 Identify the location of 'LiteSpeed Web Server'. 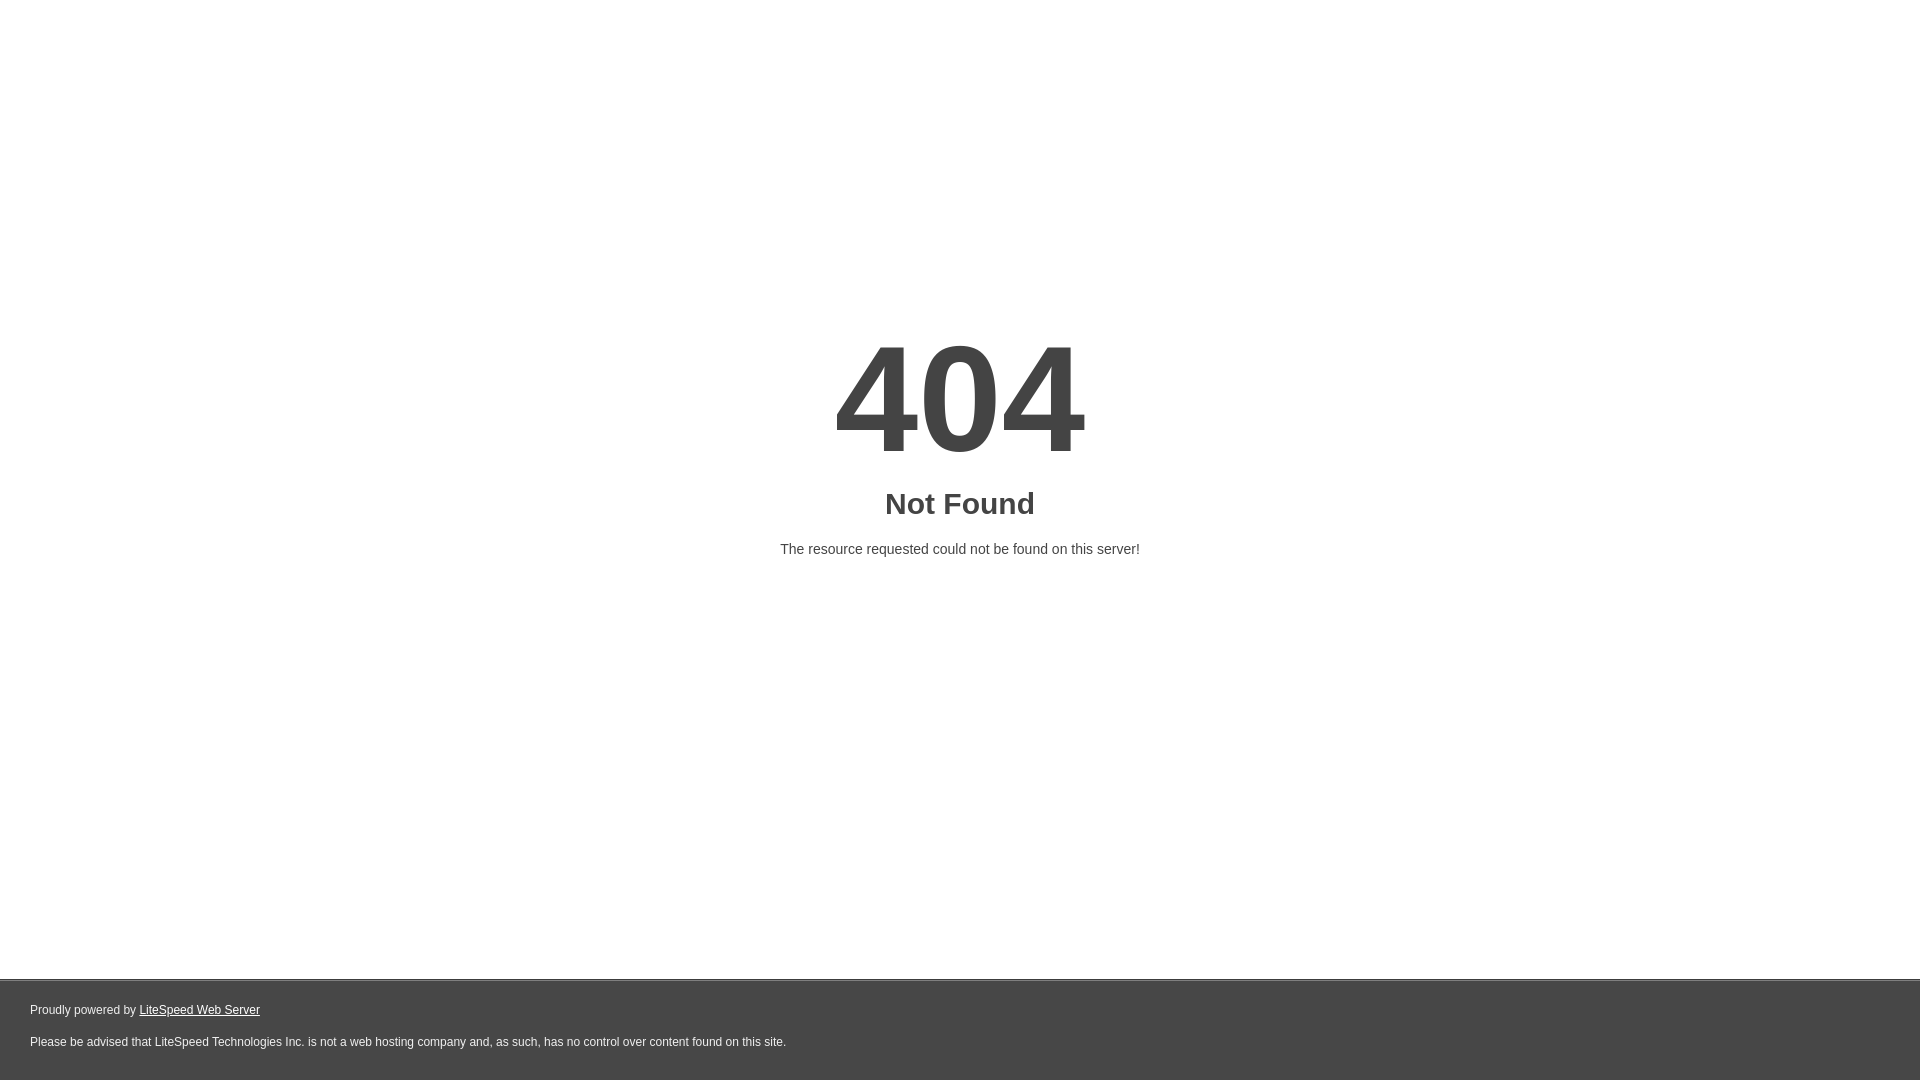
(199, 1010).